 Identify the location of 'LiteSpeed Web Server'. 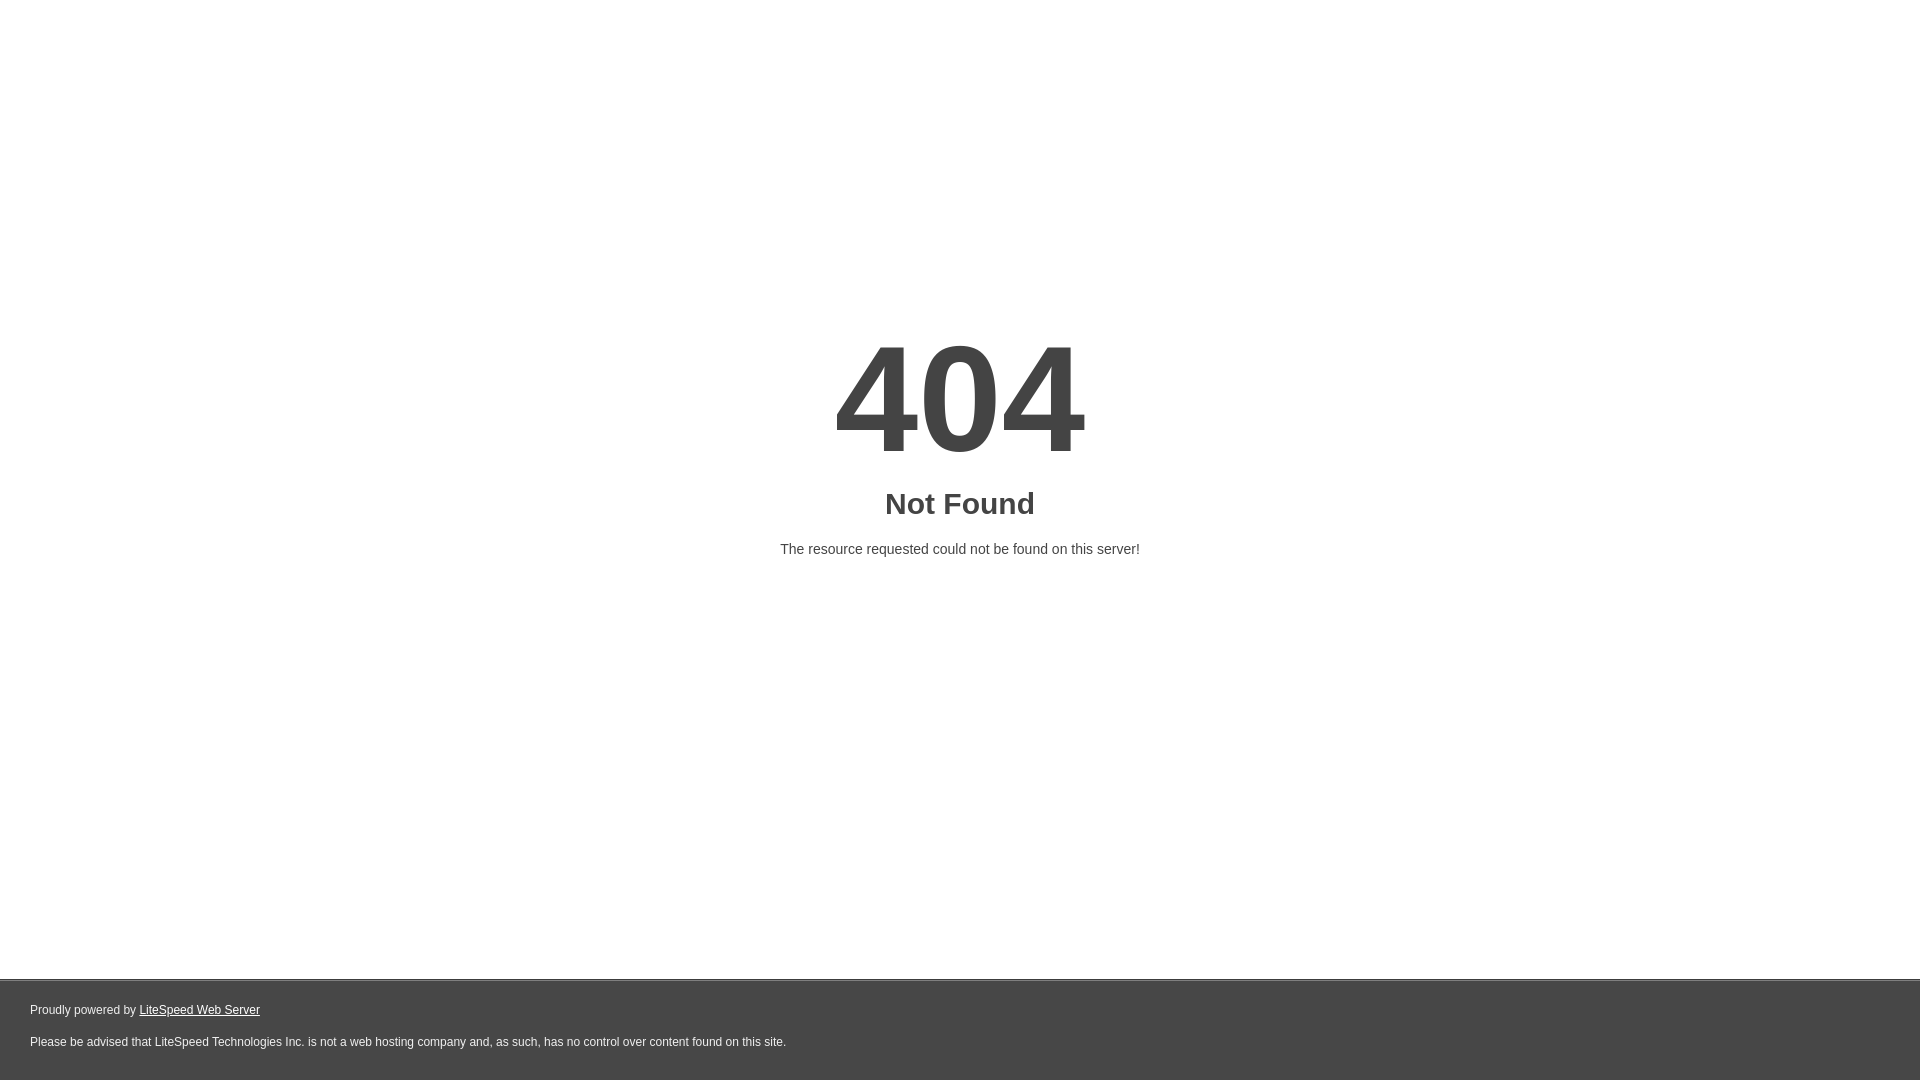
(199, 1010).